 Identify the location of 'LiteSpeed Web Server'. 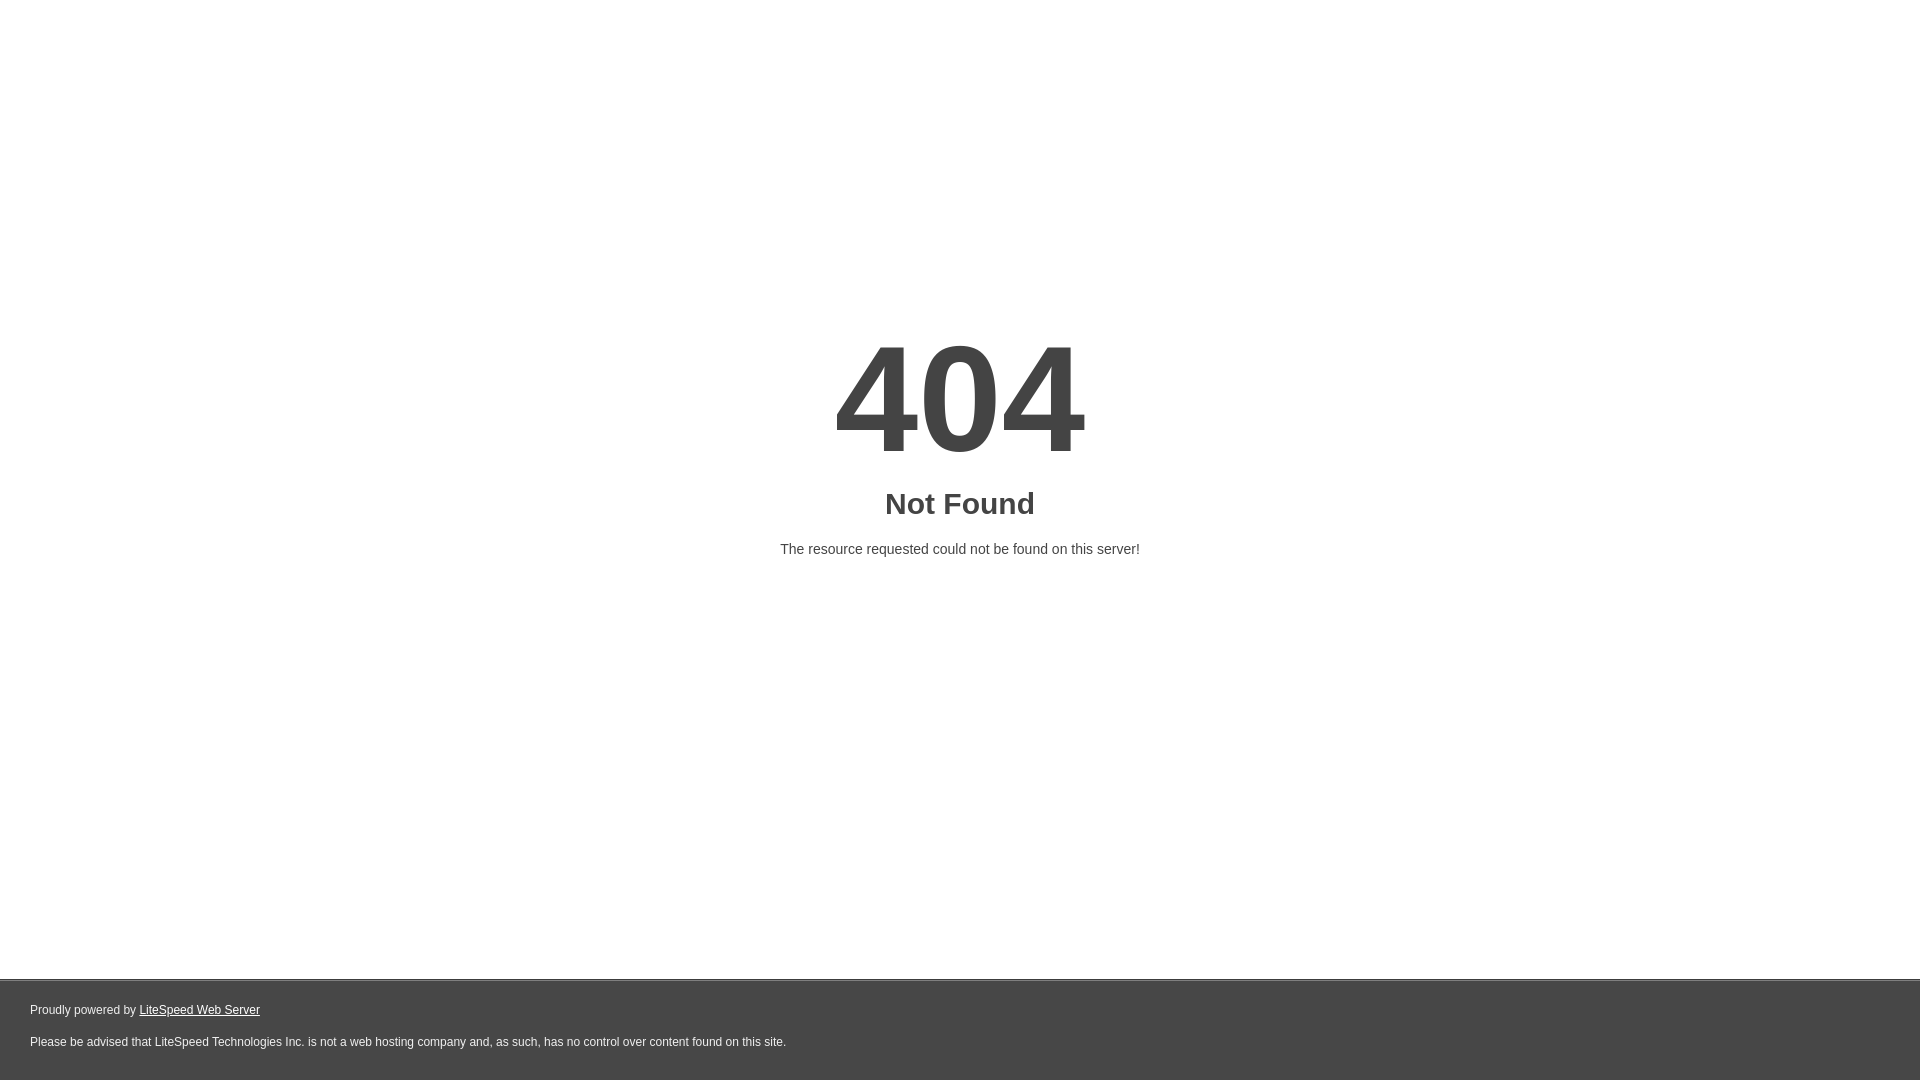
(199, 1010).